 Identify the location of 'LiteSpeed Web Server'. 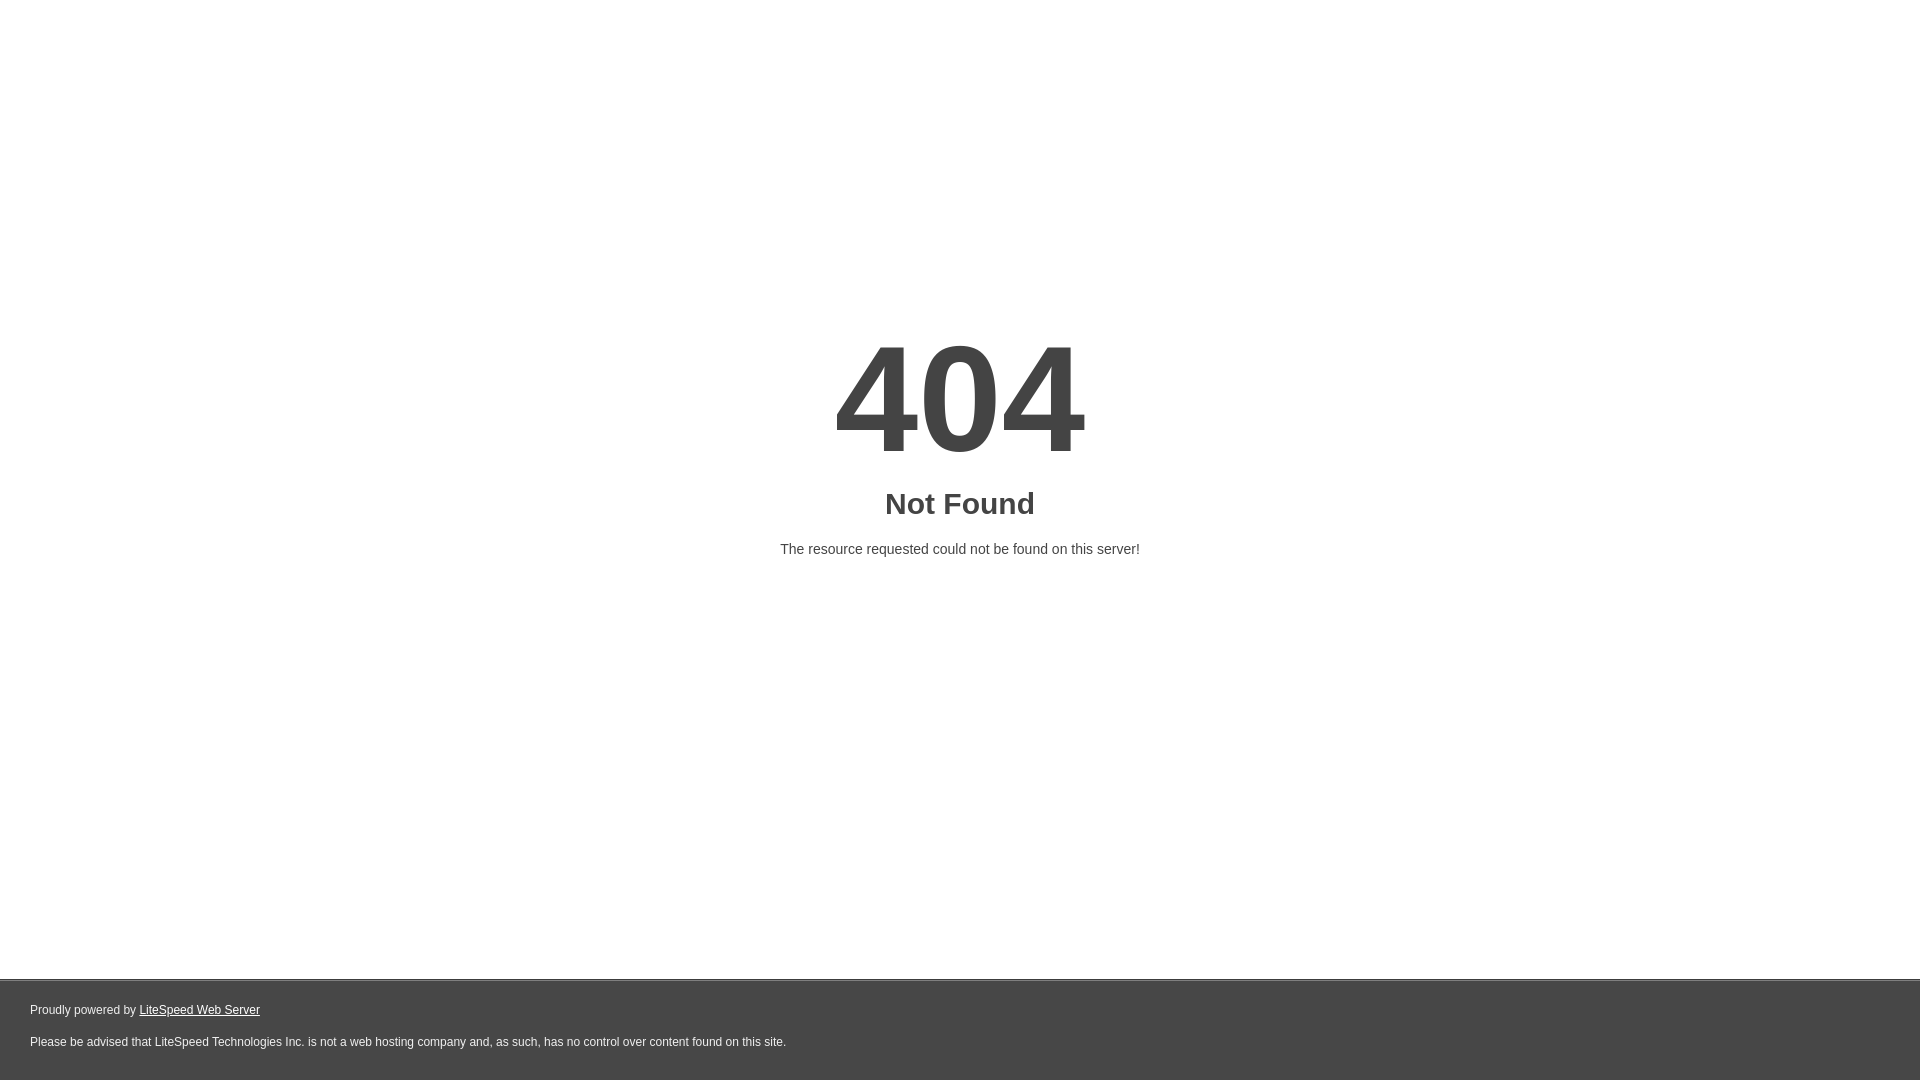
(199, 1010).